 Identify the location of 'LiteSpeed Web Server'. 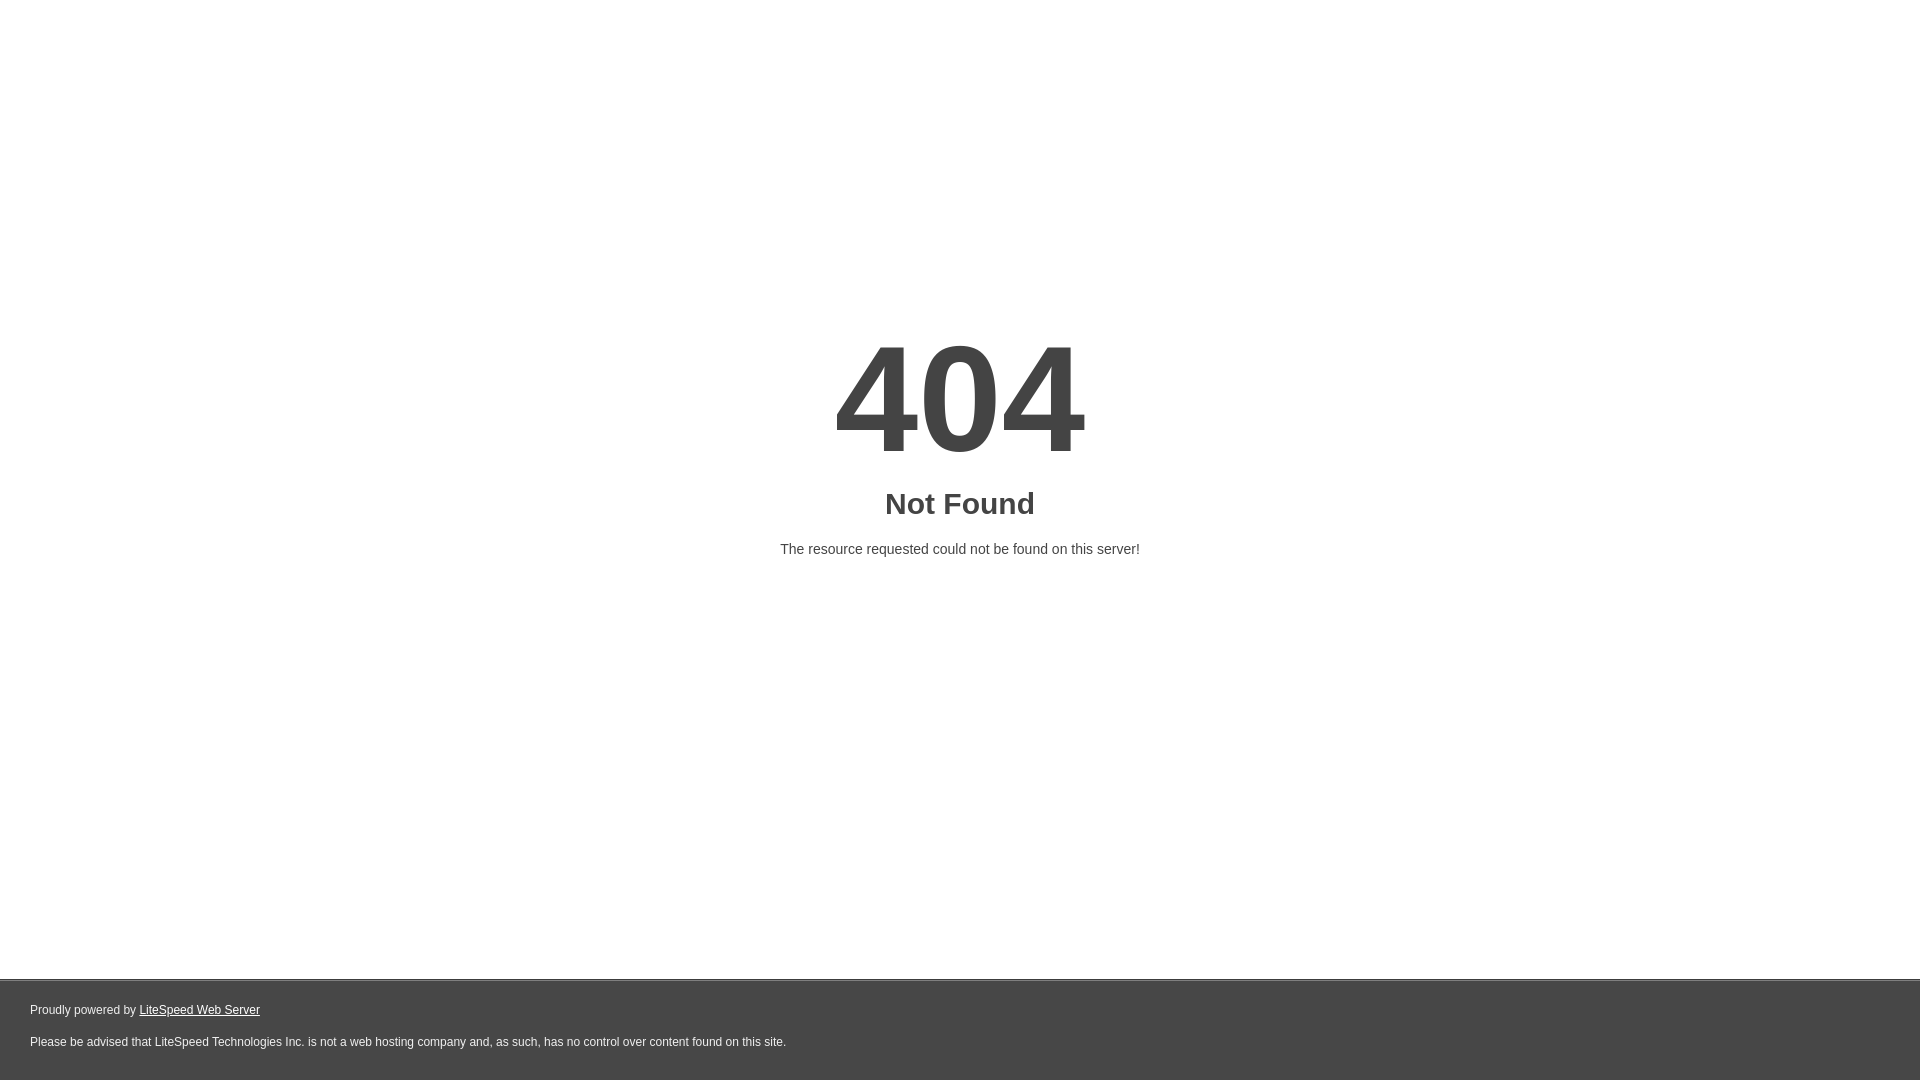
(199, 1010).